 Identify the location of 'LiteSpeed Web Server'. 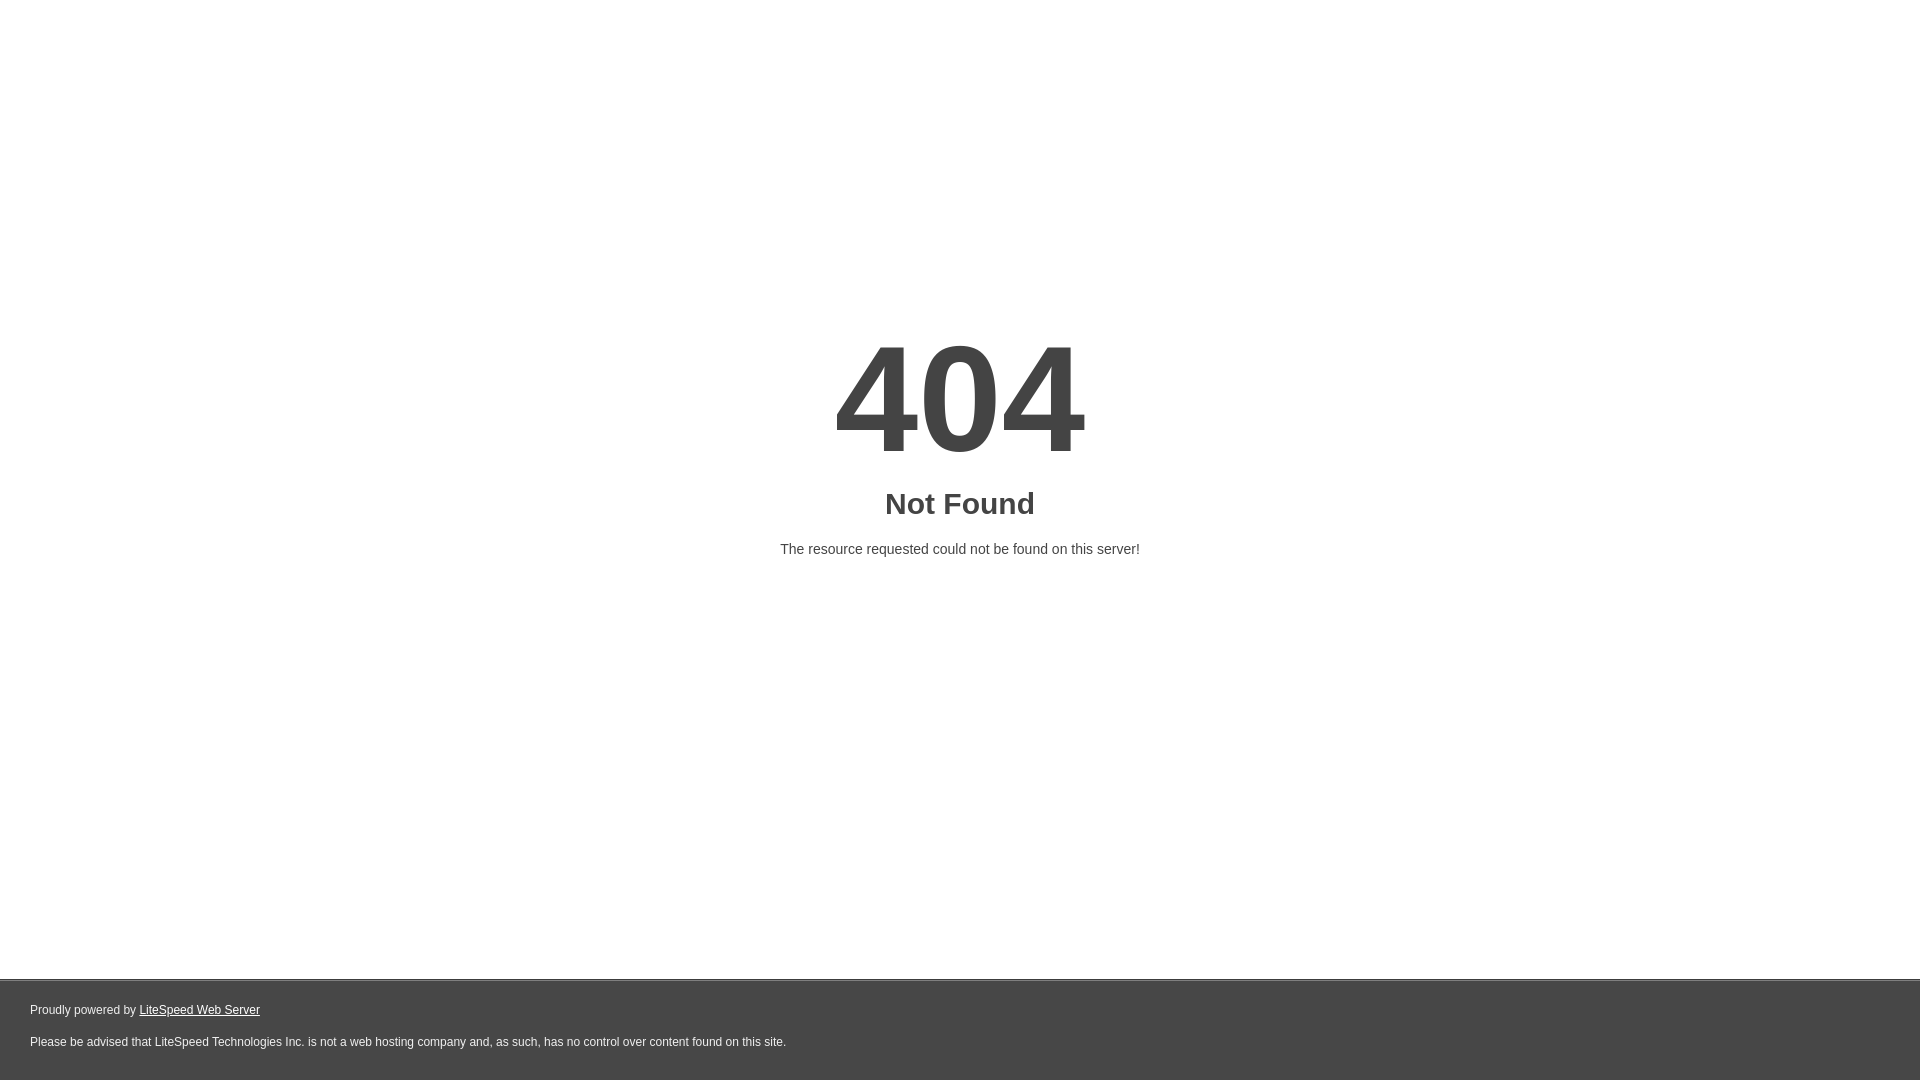
(199, 1010).